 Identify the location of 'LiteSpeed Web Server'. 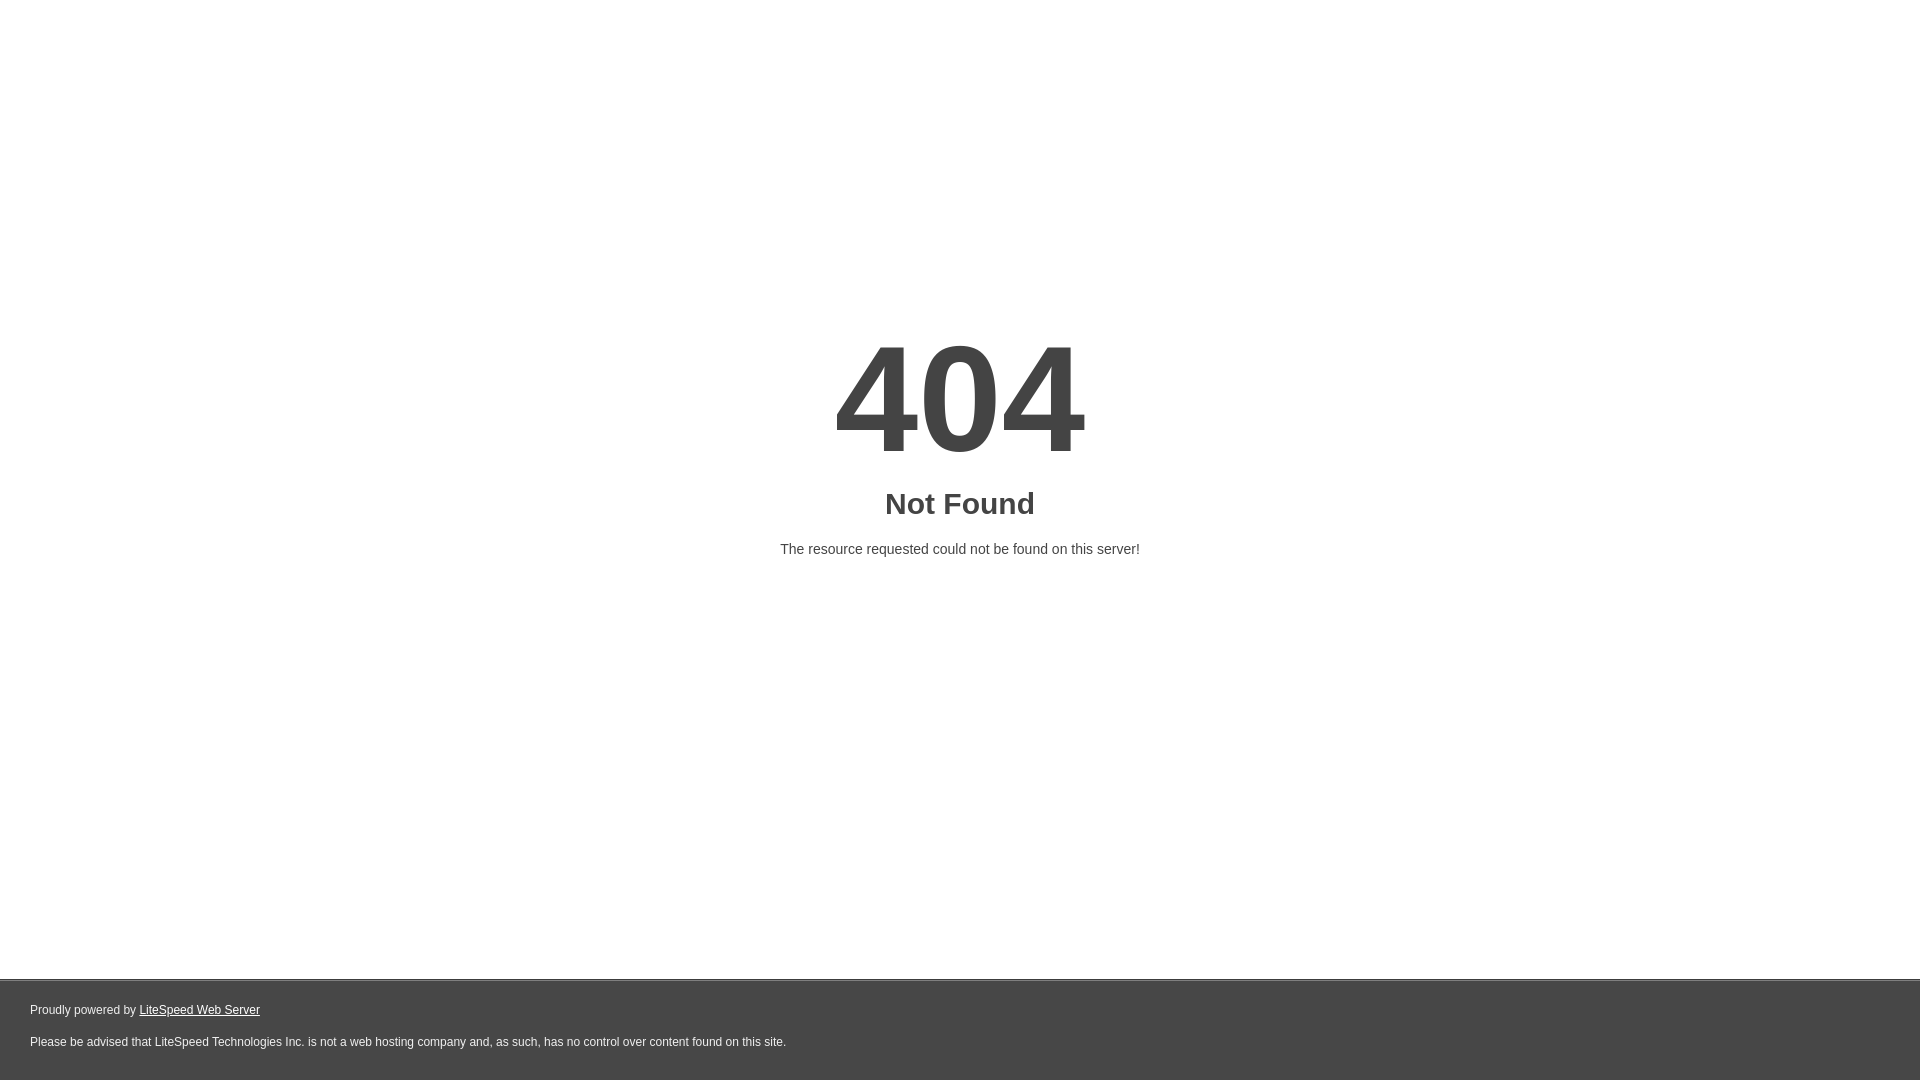
(199, 1010).